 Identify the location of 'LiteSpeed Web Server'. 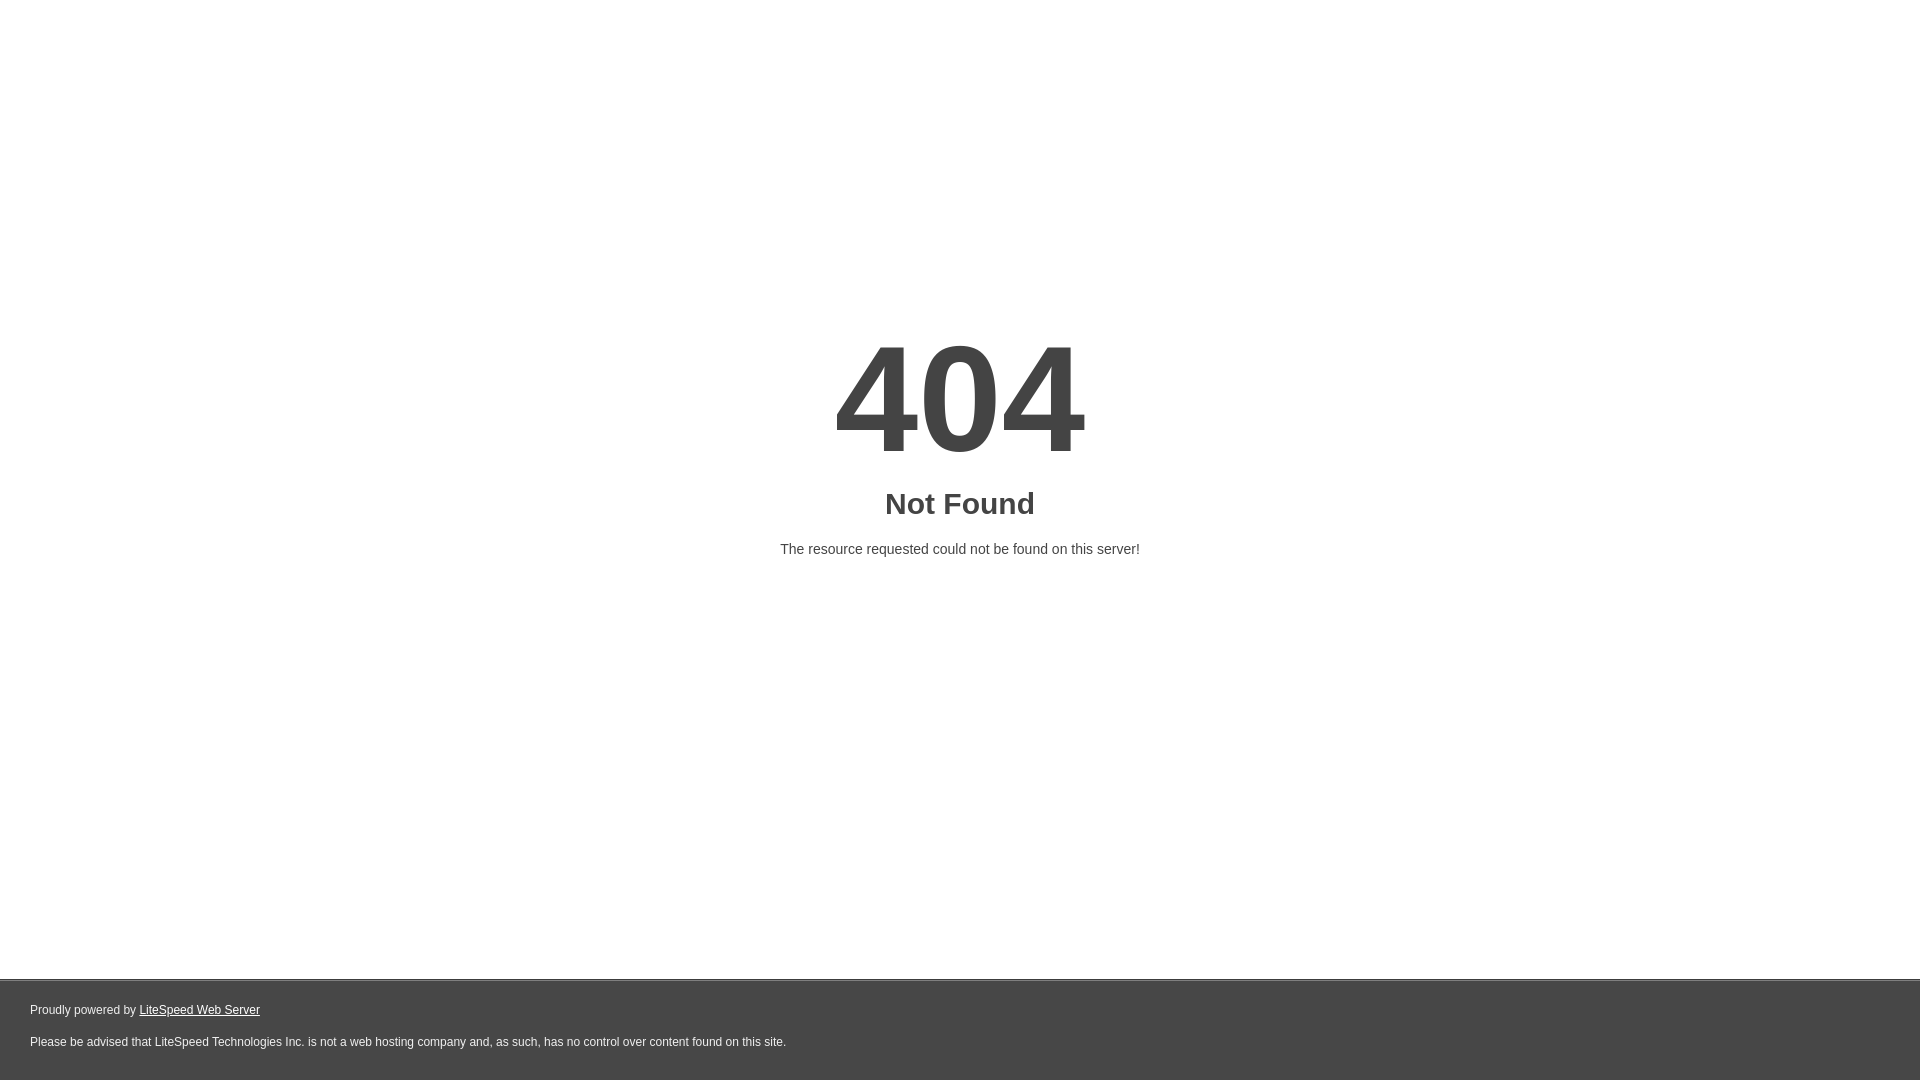
(199, 1010).